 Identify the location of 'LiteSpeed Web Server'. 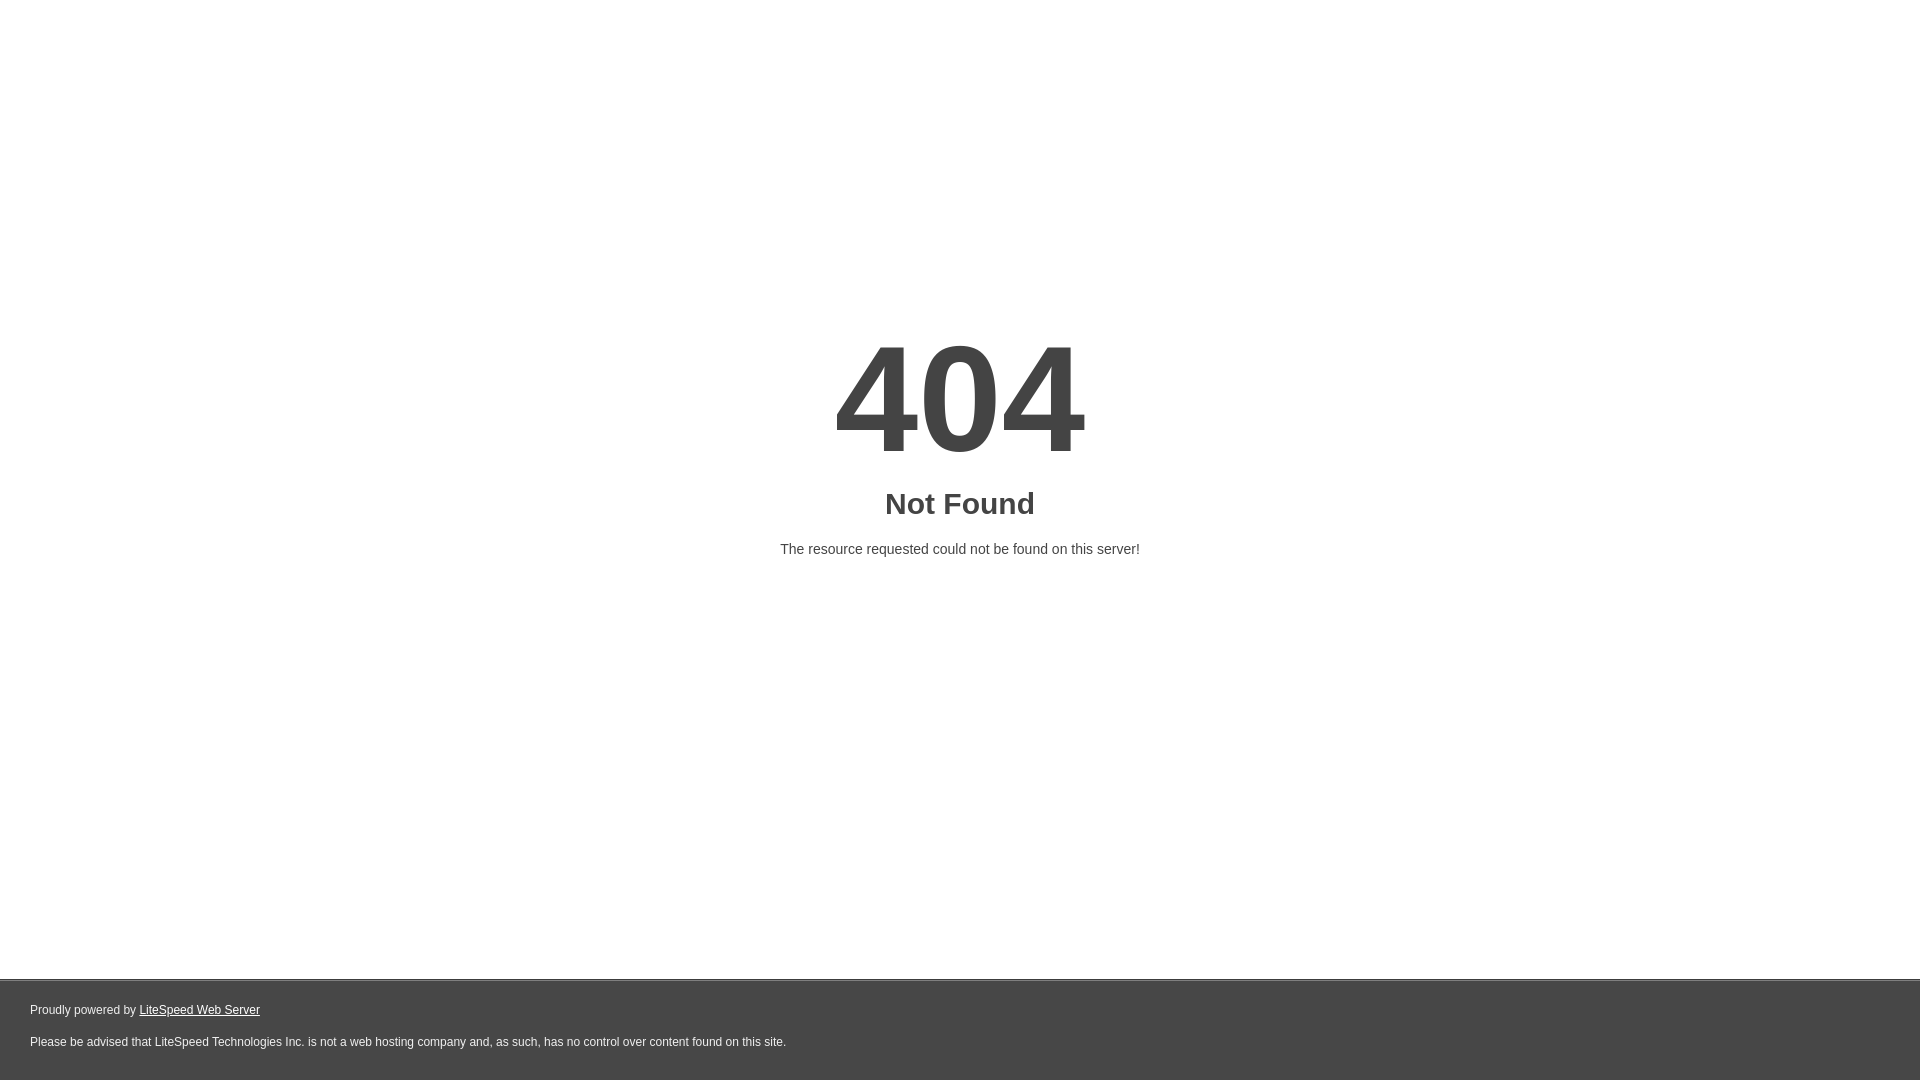
(199, 1010).